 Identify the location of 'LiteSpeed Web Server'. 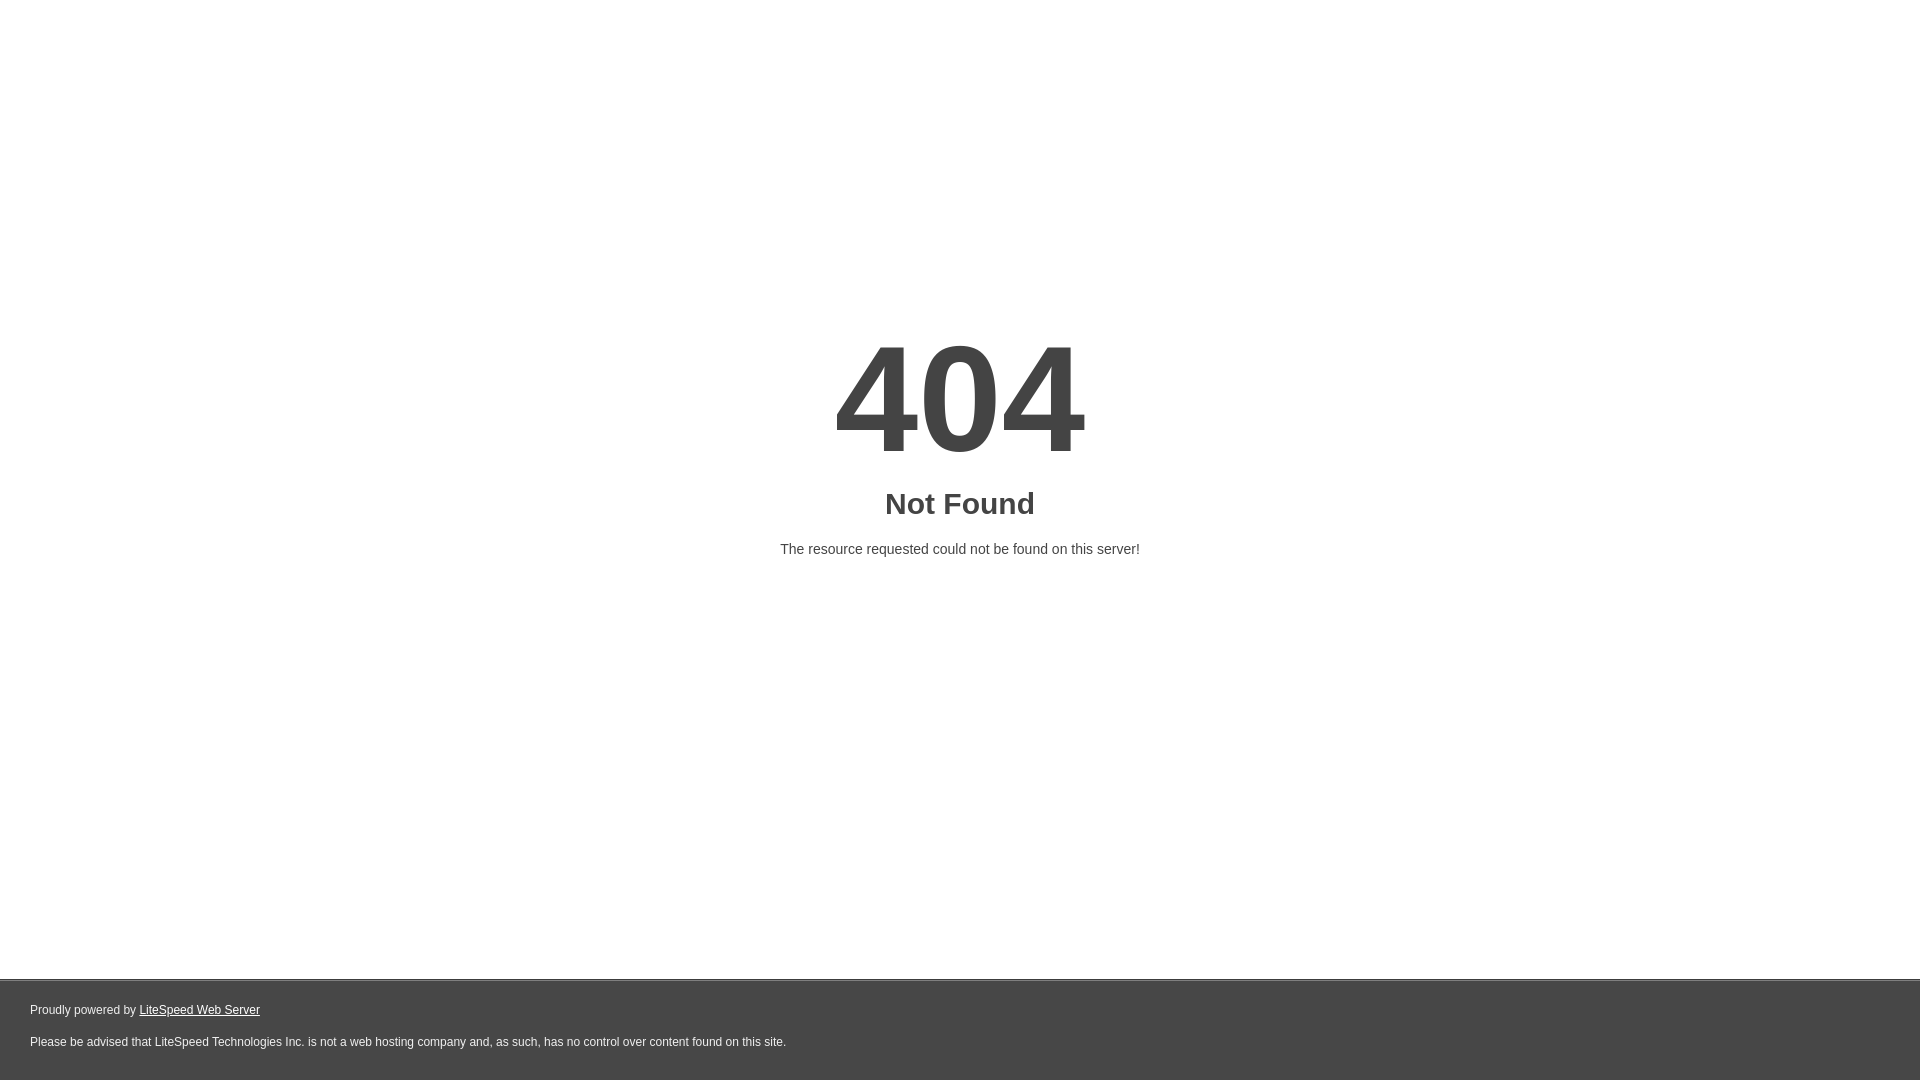
(199, 1010).